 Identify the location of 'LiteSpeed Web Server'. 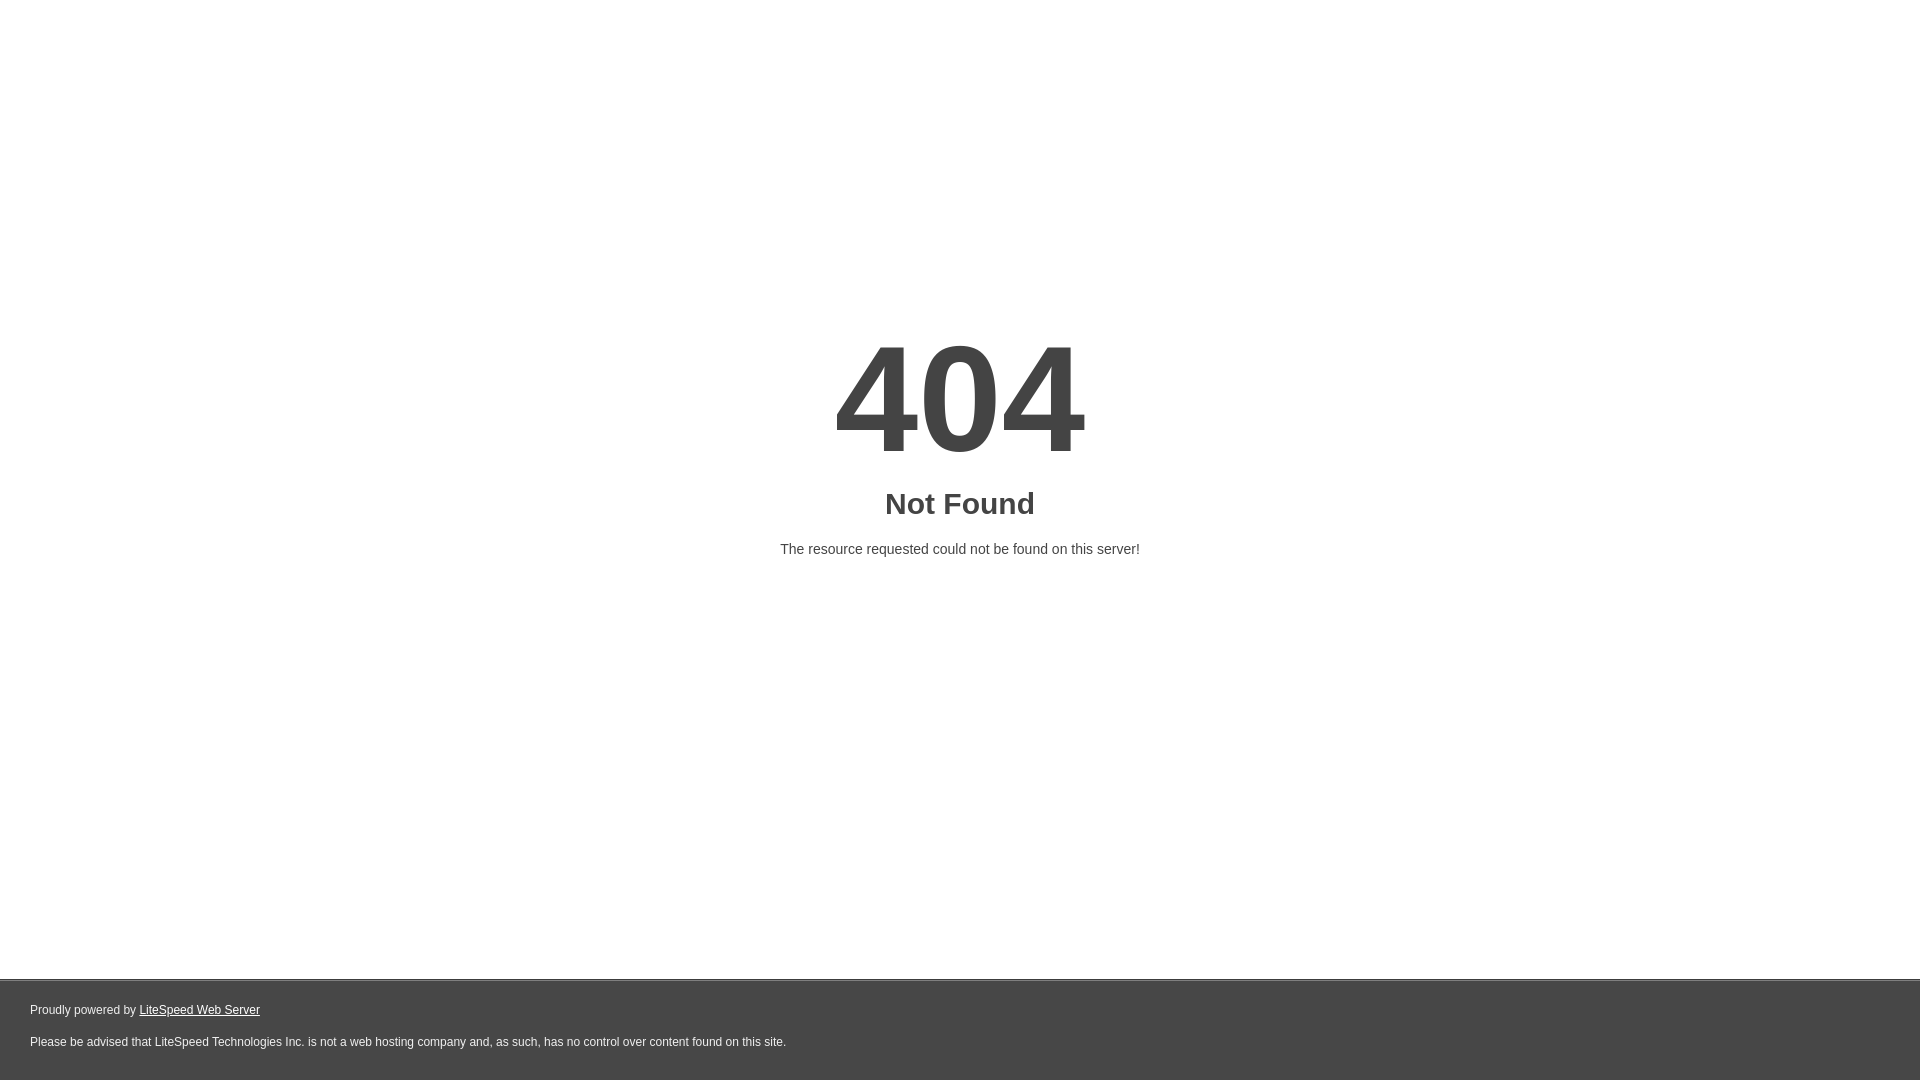
(199, 1010).